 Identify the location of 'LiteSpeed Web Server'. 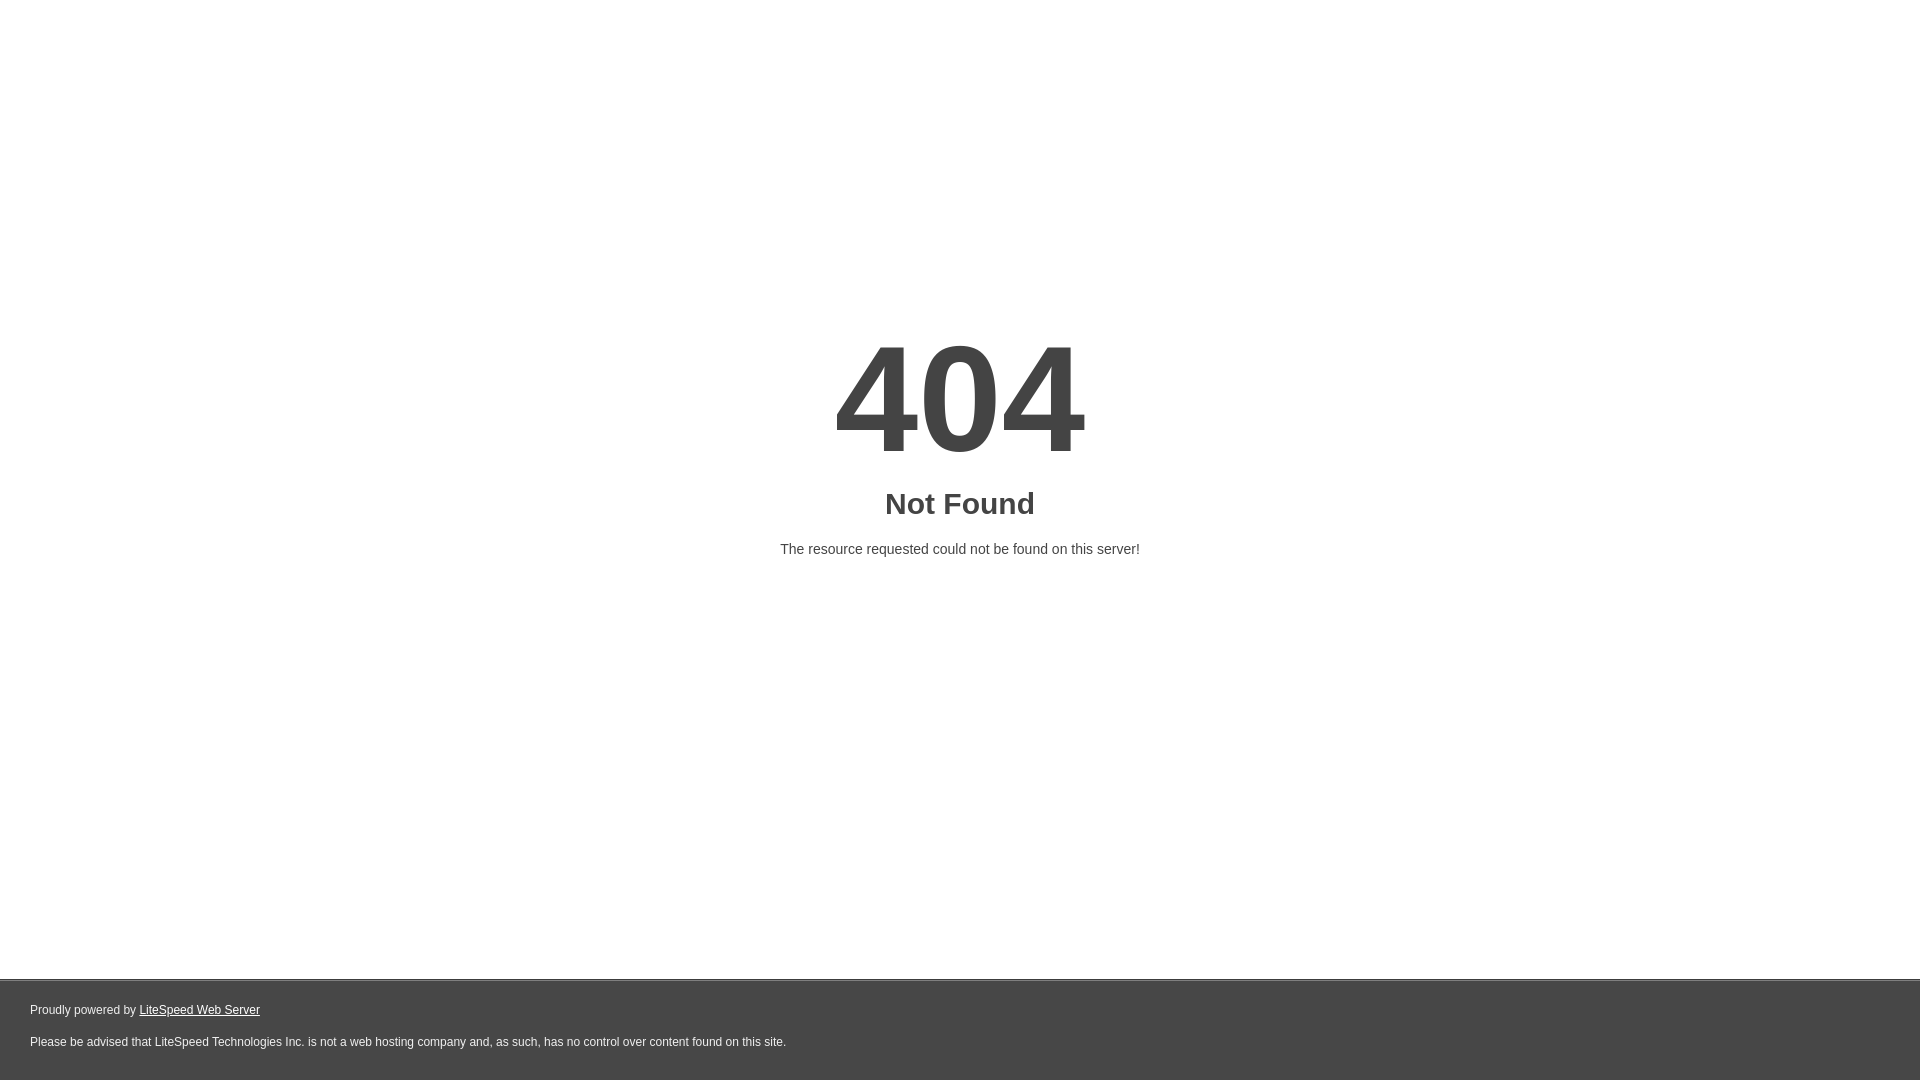
(199, 1010).